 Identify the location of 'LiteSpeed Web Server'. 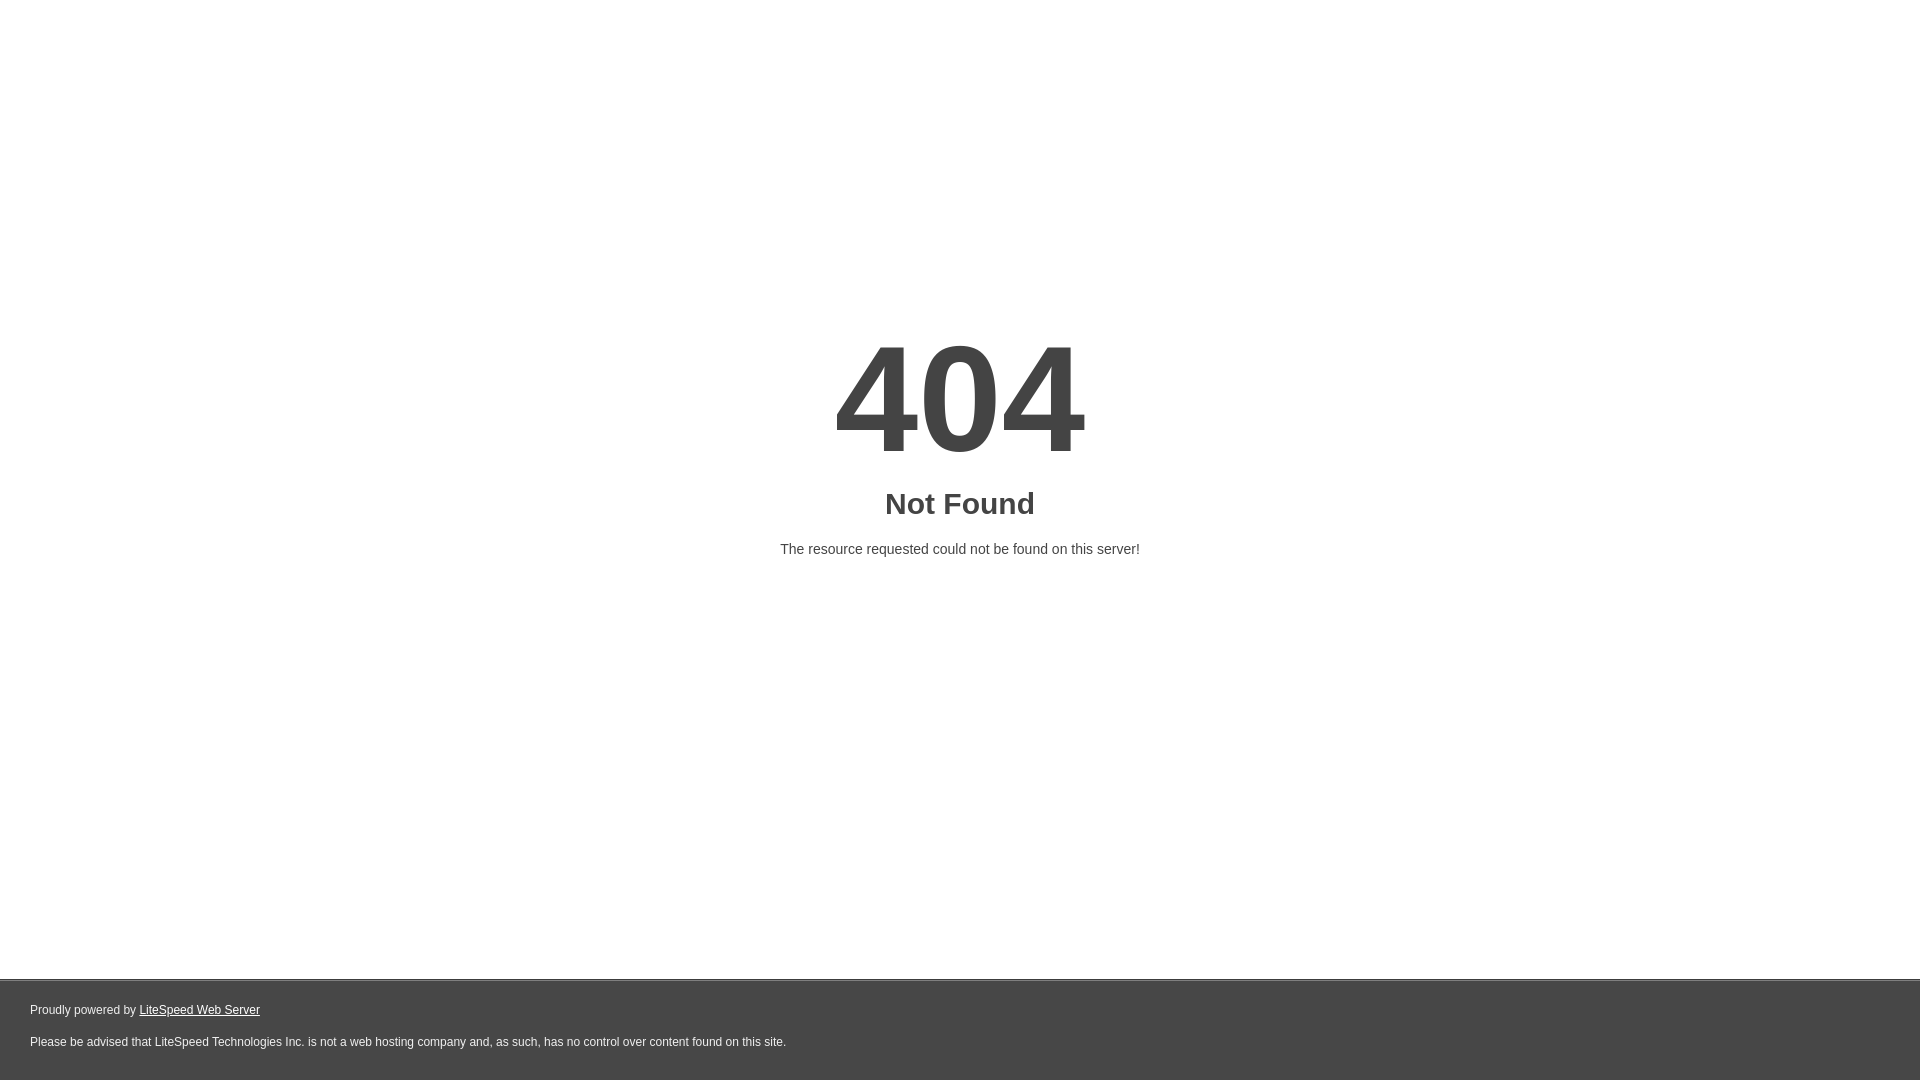
(199, 1010).